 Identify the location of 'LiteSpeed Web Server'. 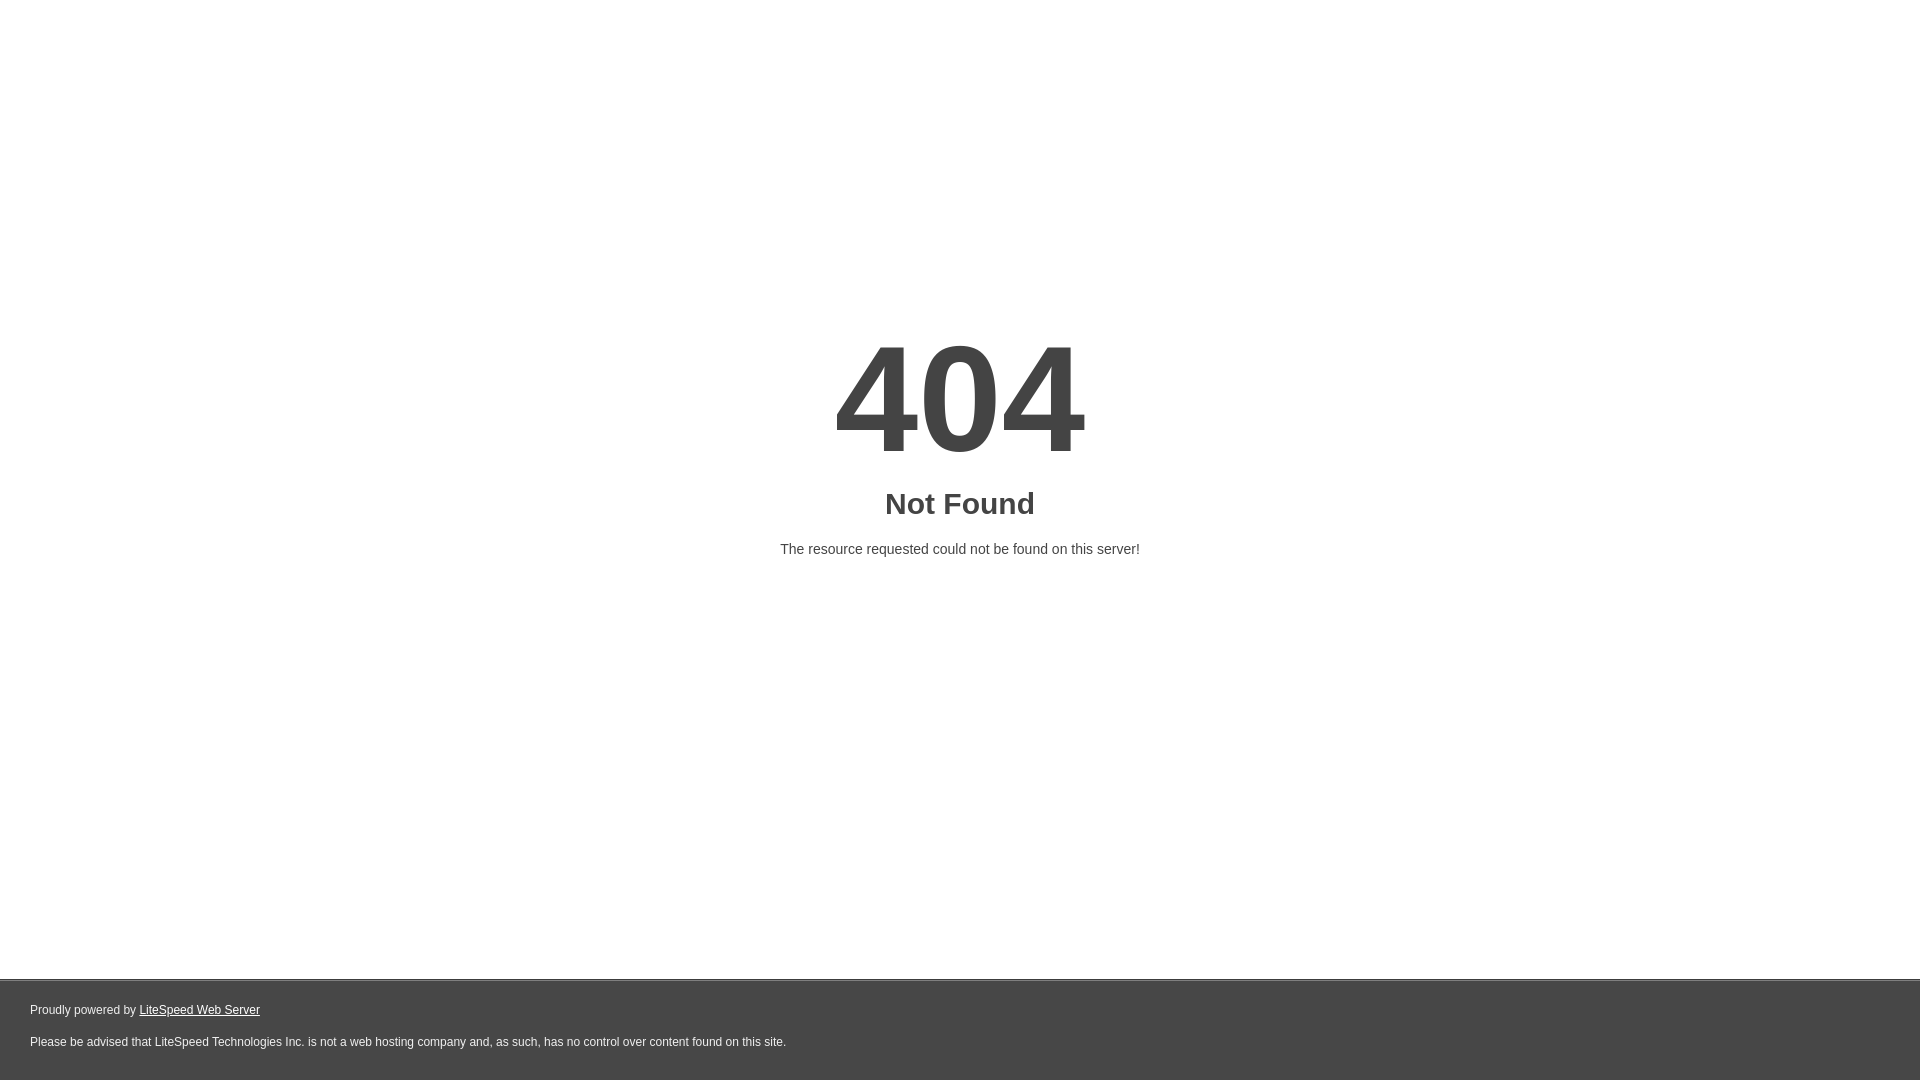
(199, 1010).